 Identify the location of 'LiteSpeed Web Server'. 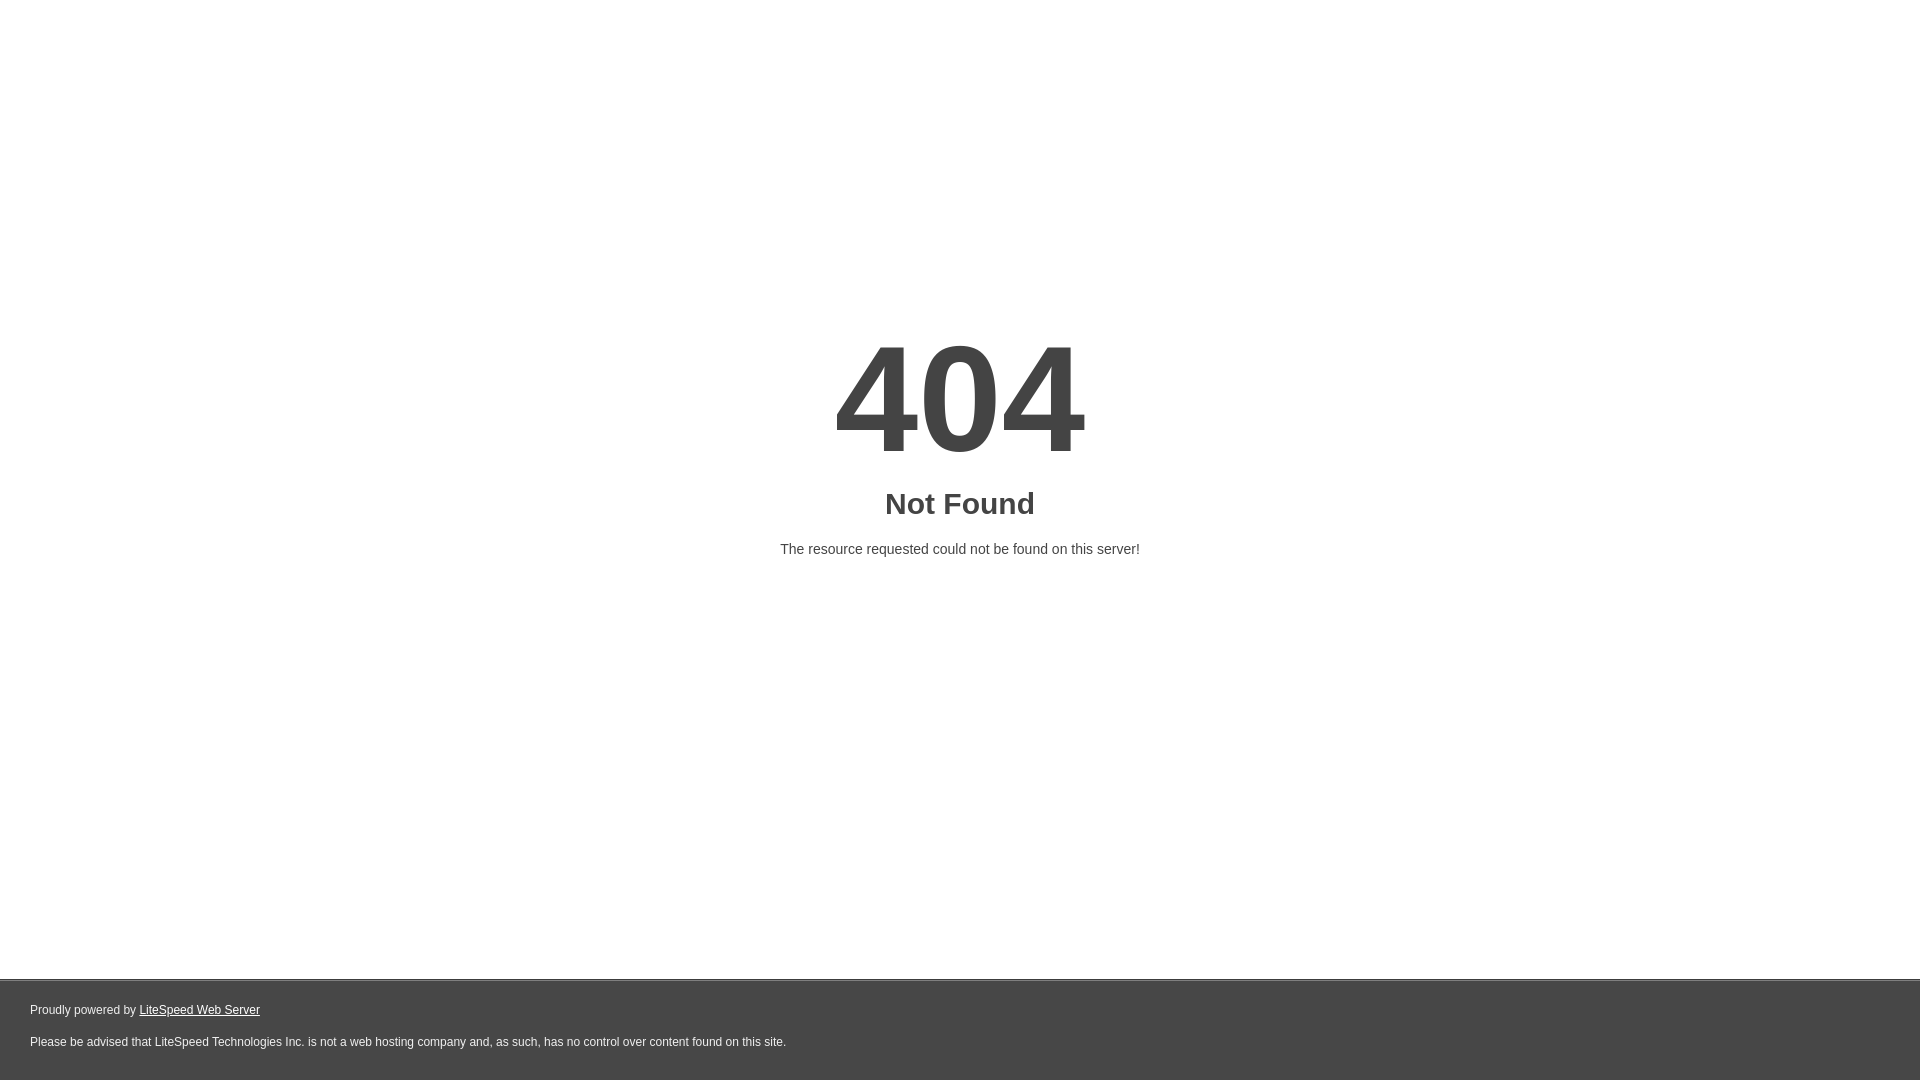
(199, 1010).